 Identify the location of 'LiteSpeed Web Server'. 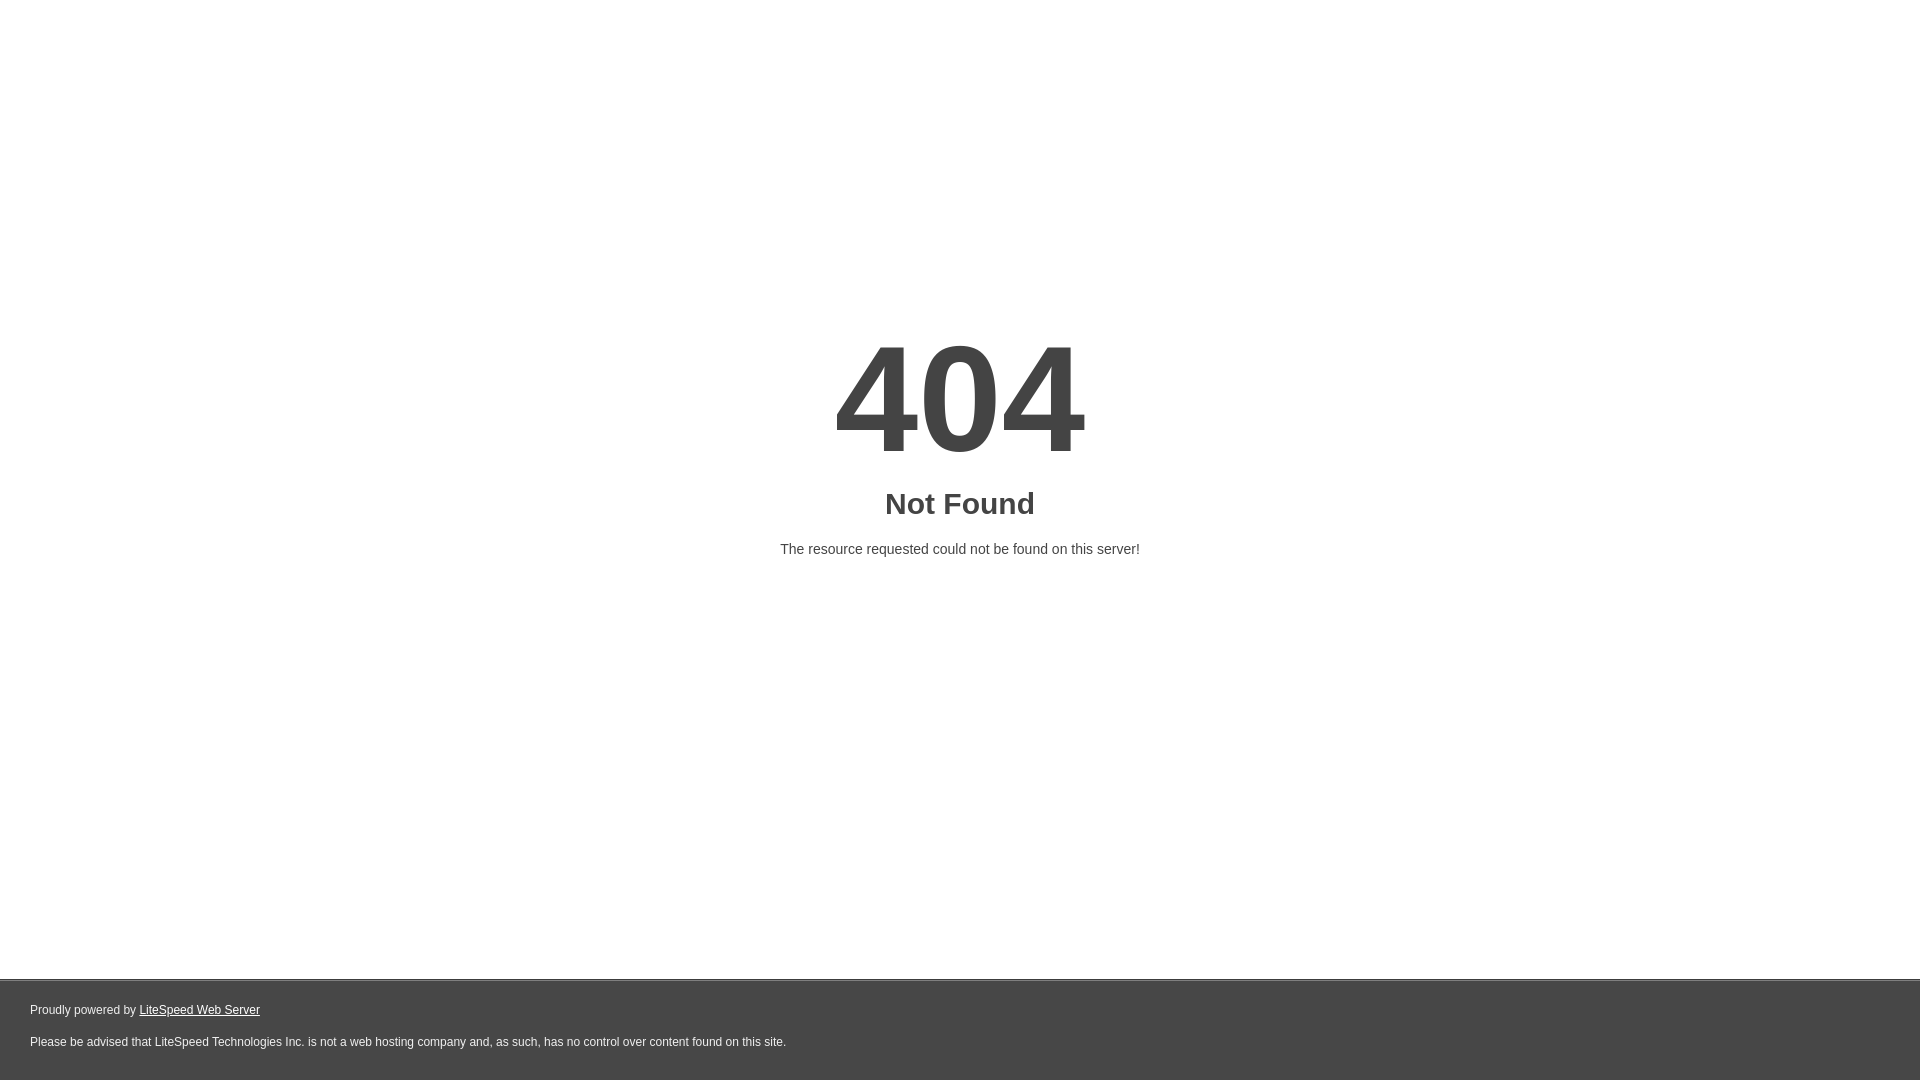
(199, 1010).